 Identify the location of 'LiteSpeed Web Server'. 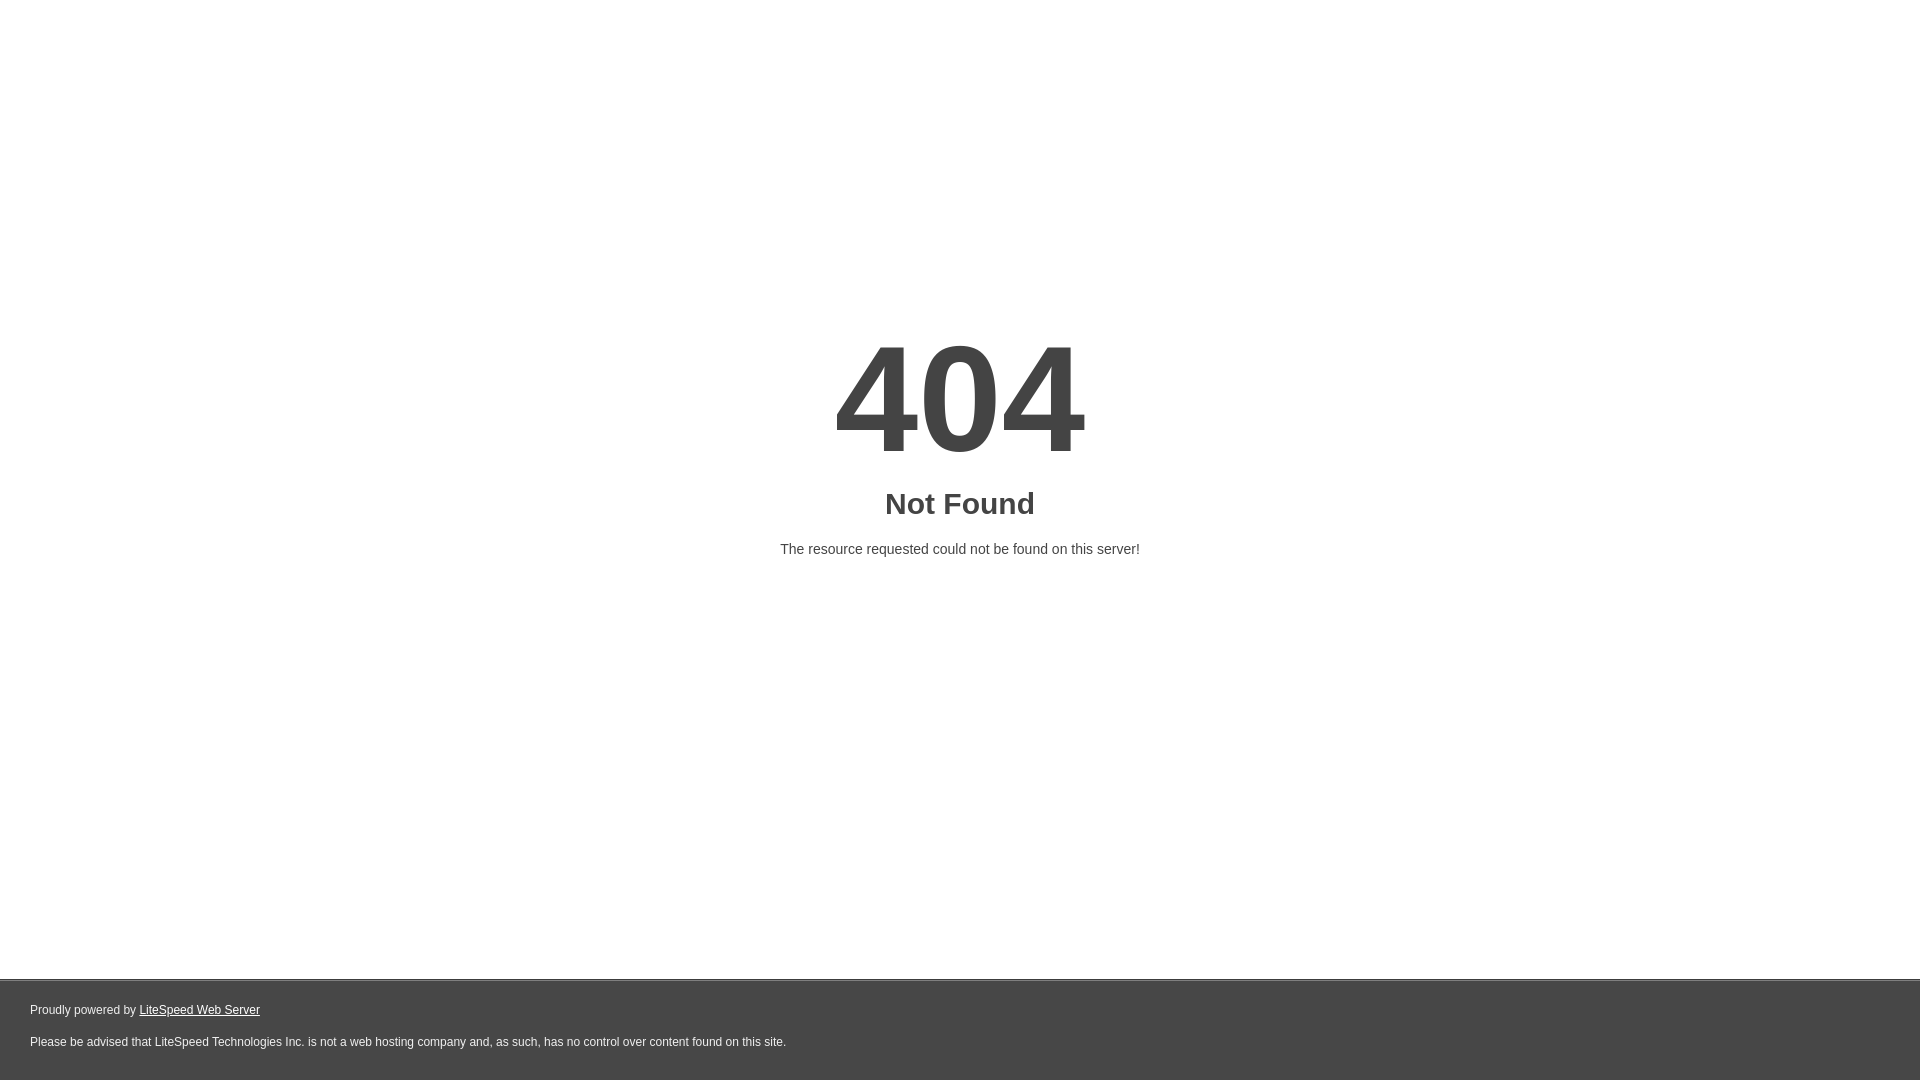
(199, 1010).